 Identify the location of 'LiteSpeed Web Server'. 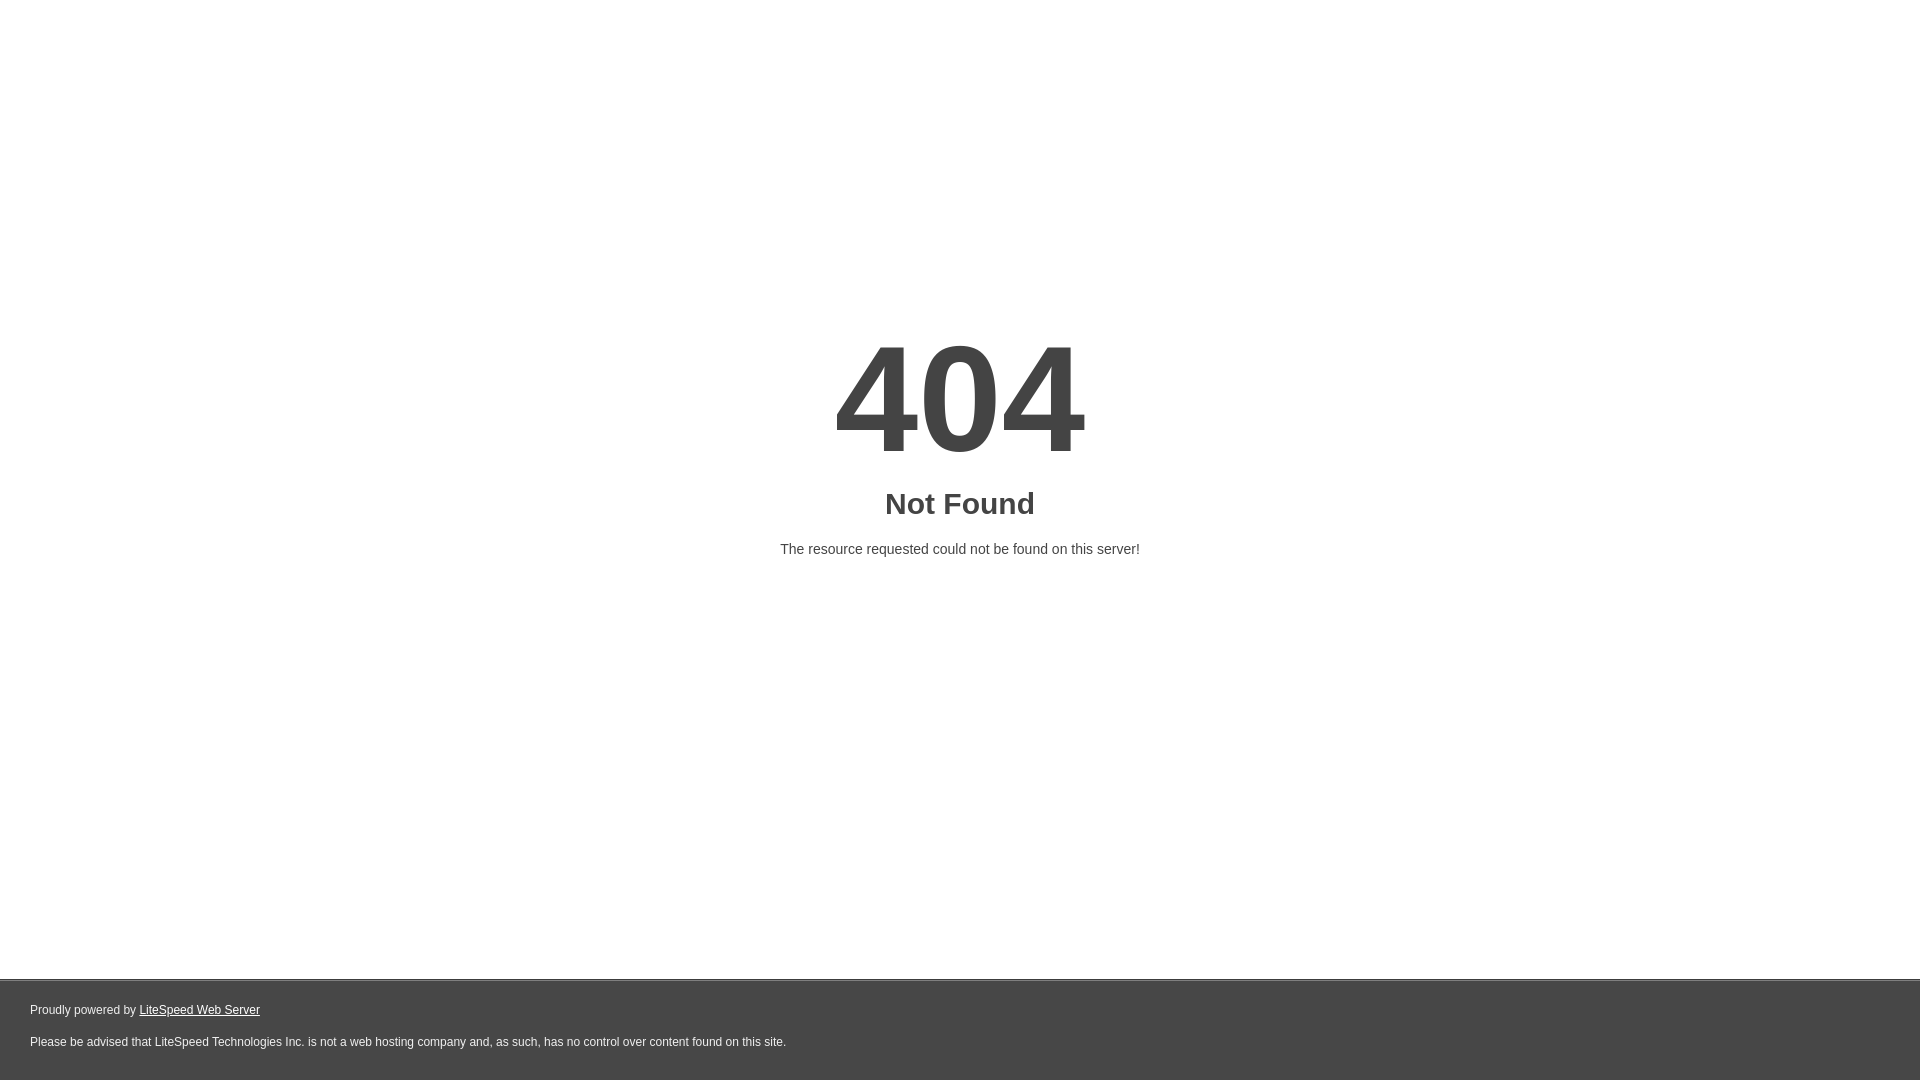
(199, 1010).